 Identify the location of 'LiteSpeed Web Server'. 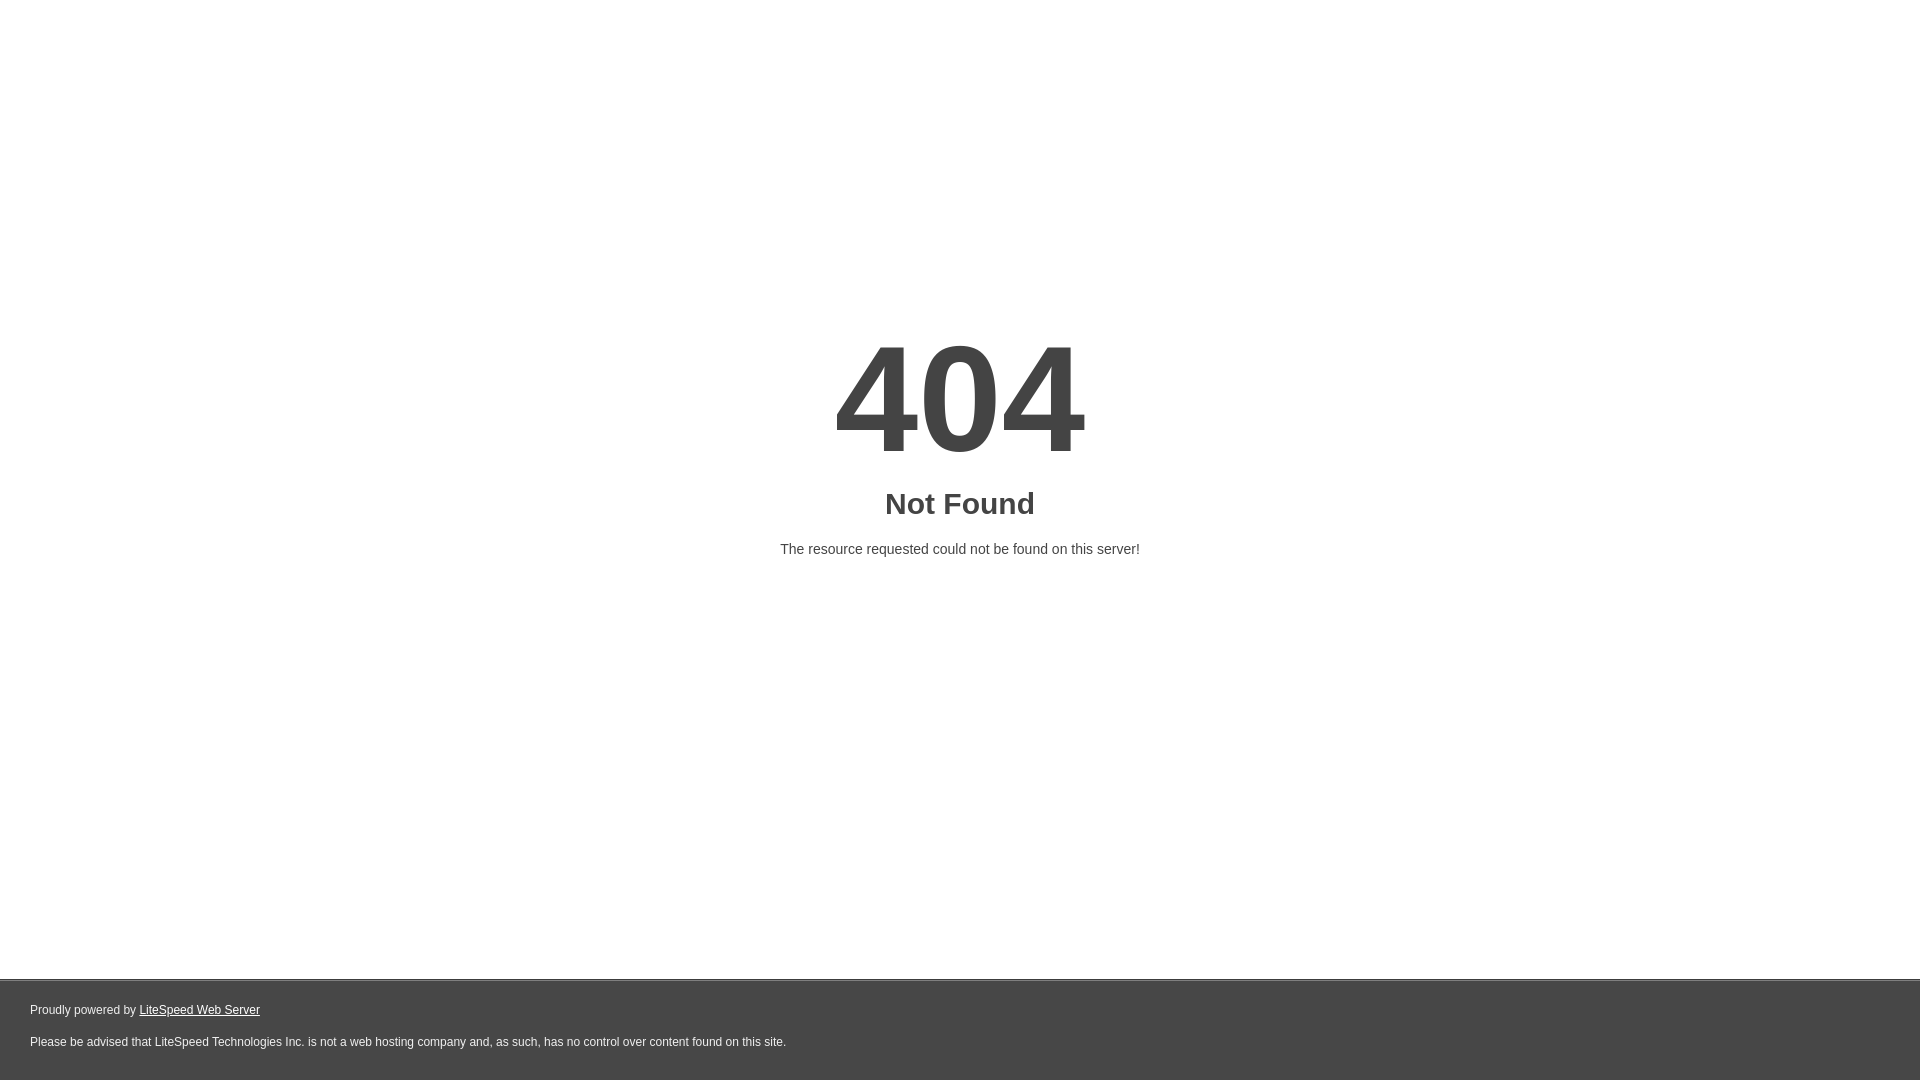
(199, 1010).